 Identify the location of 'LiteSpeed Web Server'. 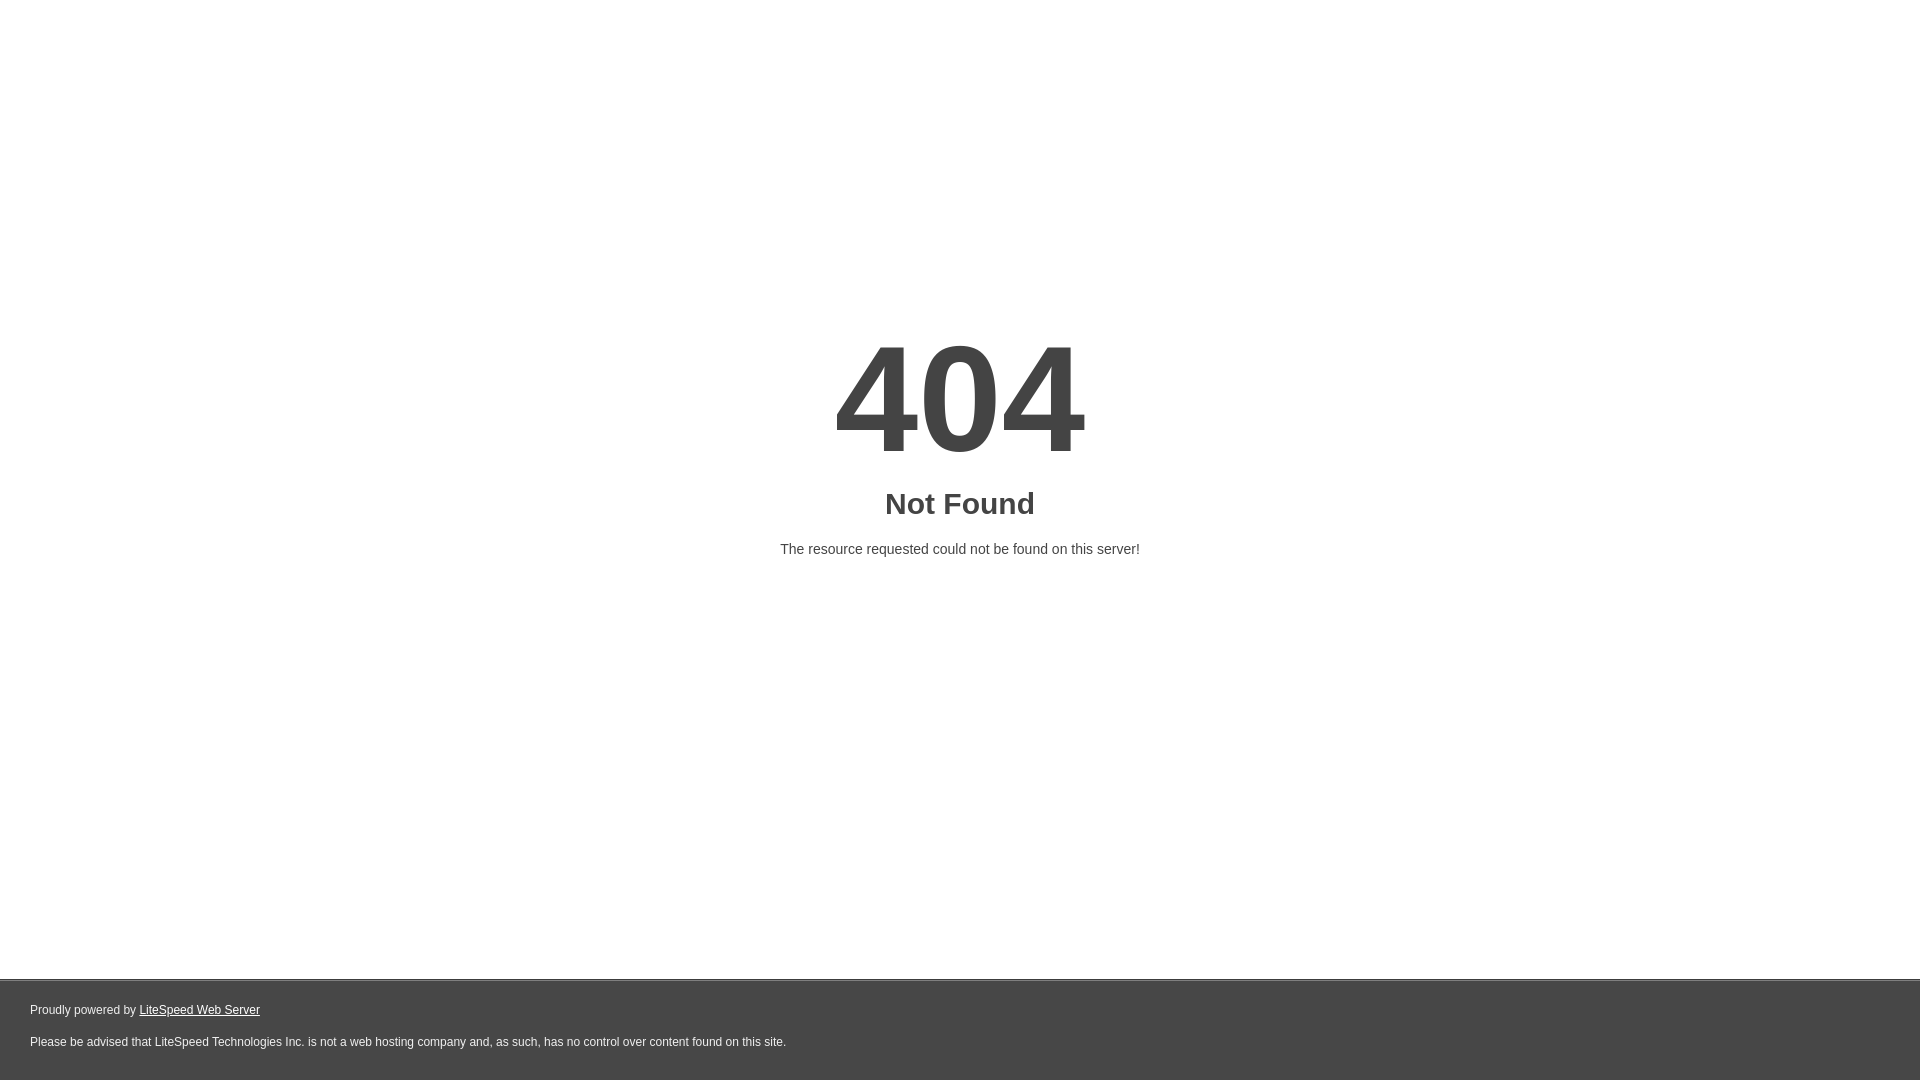
(199, 1010).